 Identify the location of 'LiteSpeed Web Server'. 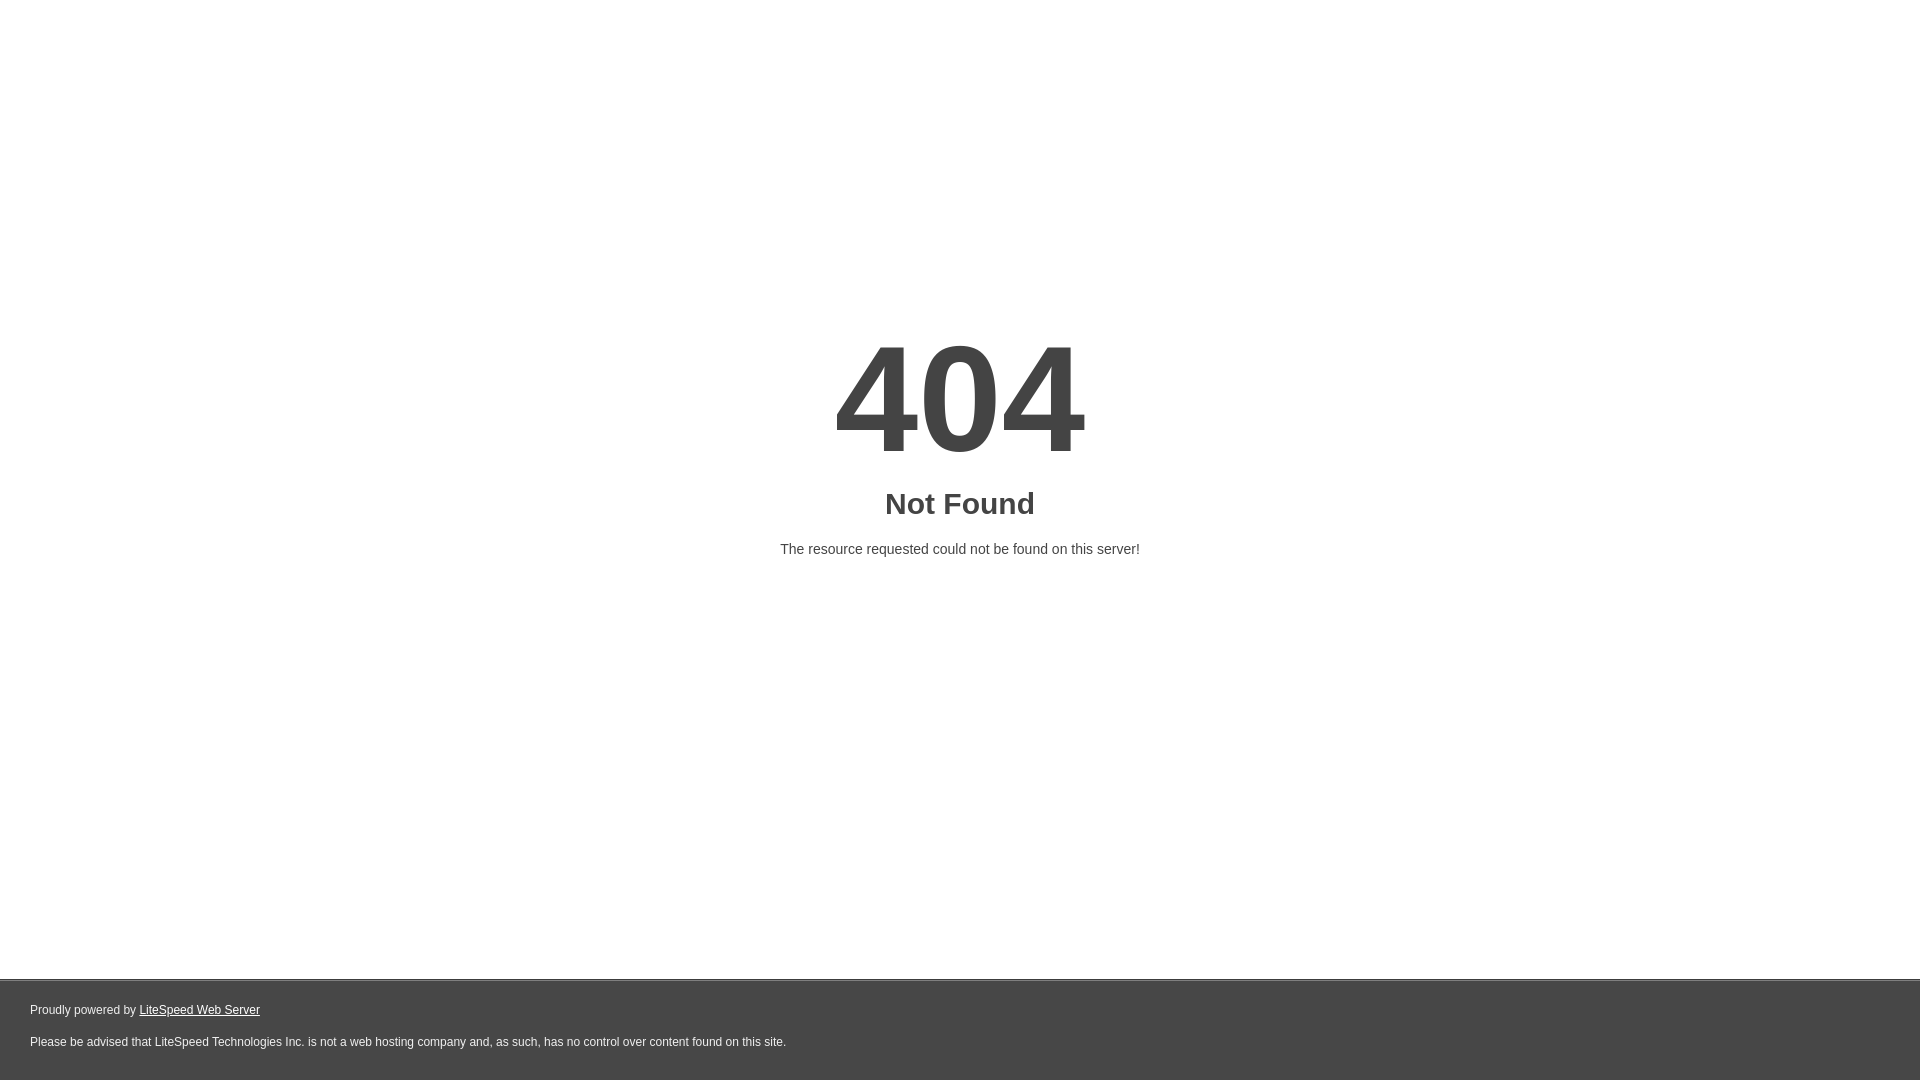
(199, 1010).